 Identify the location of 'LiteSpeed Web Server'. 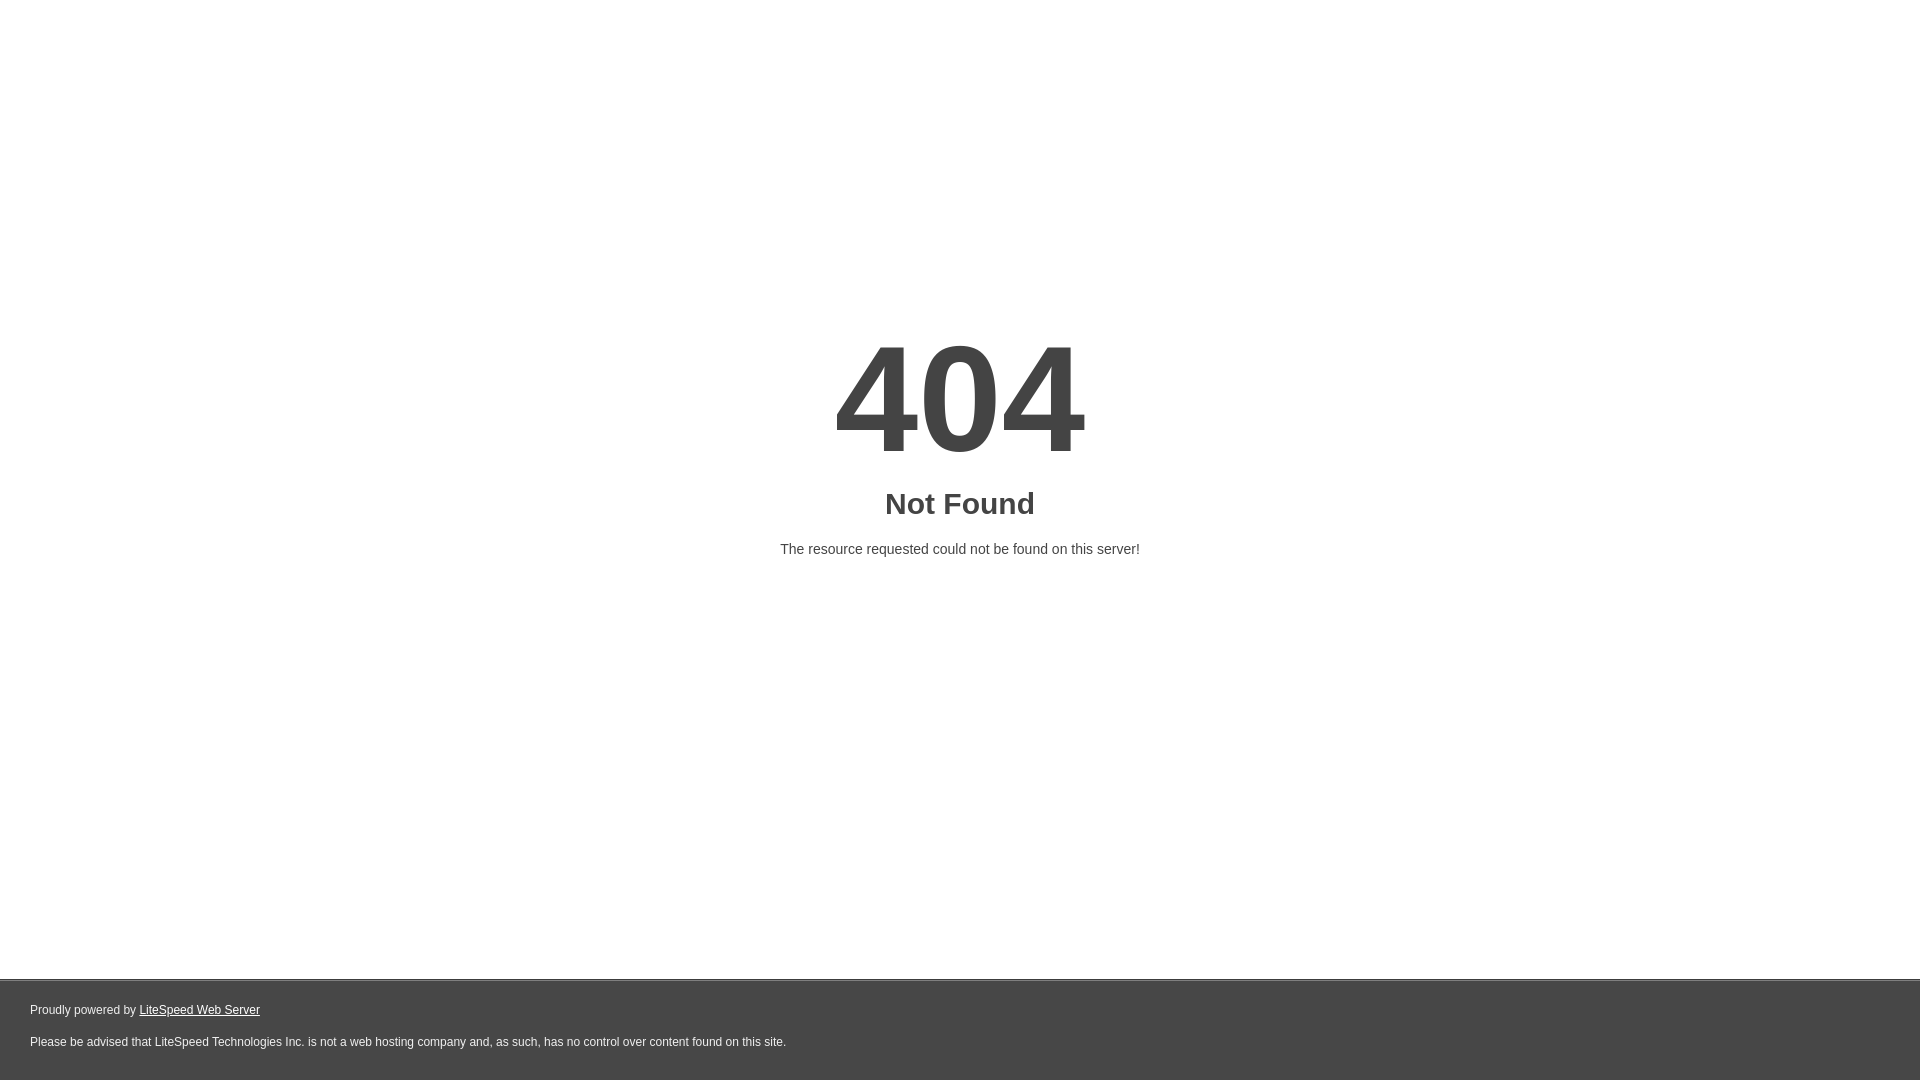
(199, 1010).